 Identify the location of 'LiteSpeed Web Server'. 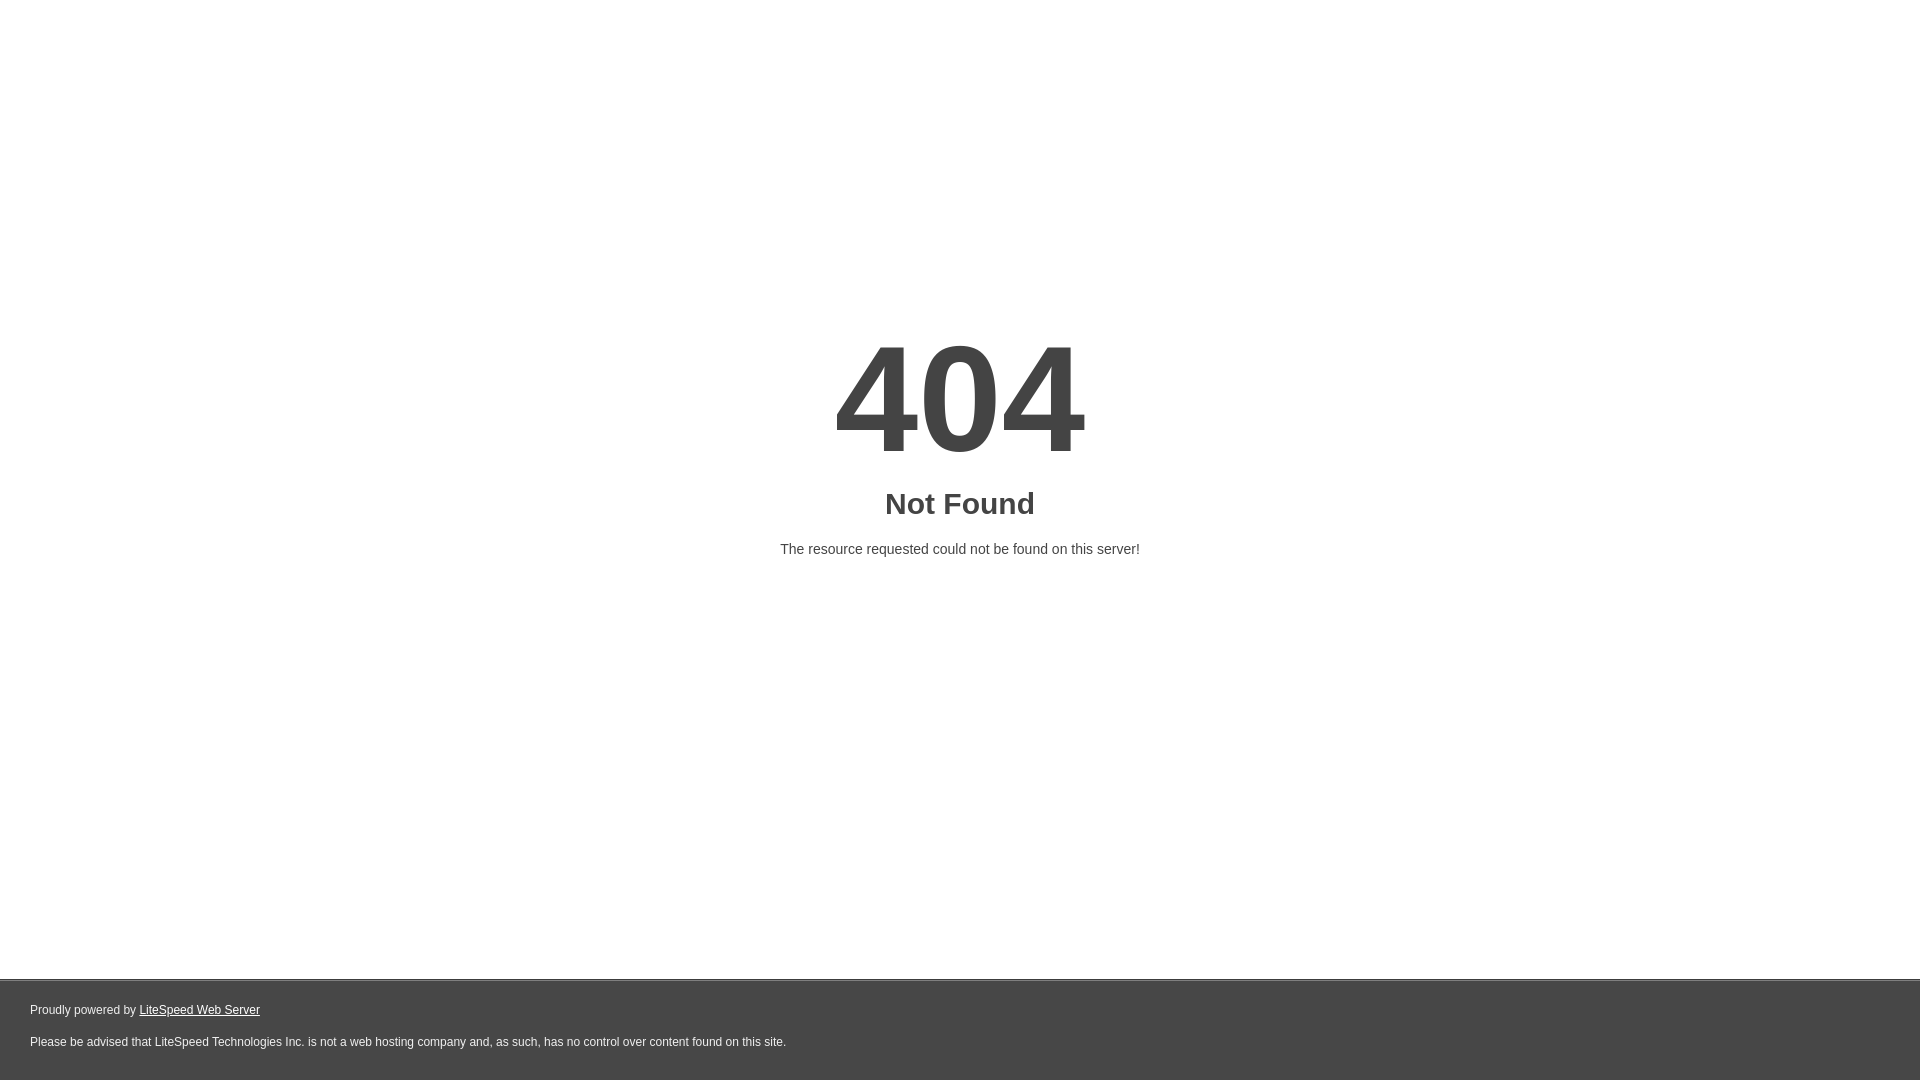
(199, 1010).